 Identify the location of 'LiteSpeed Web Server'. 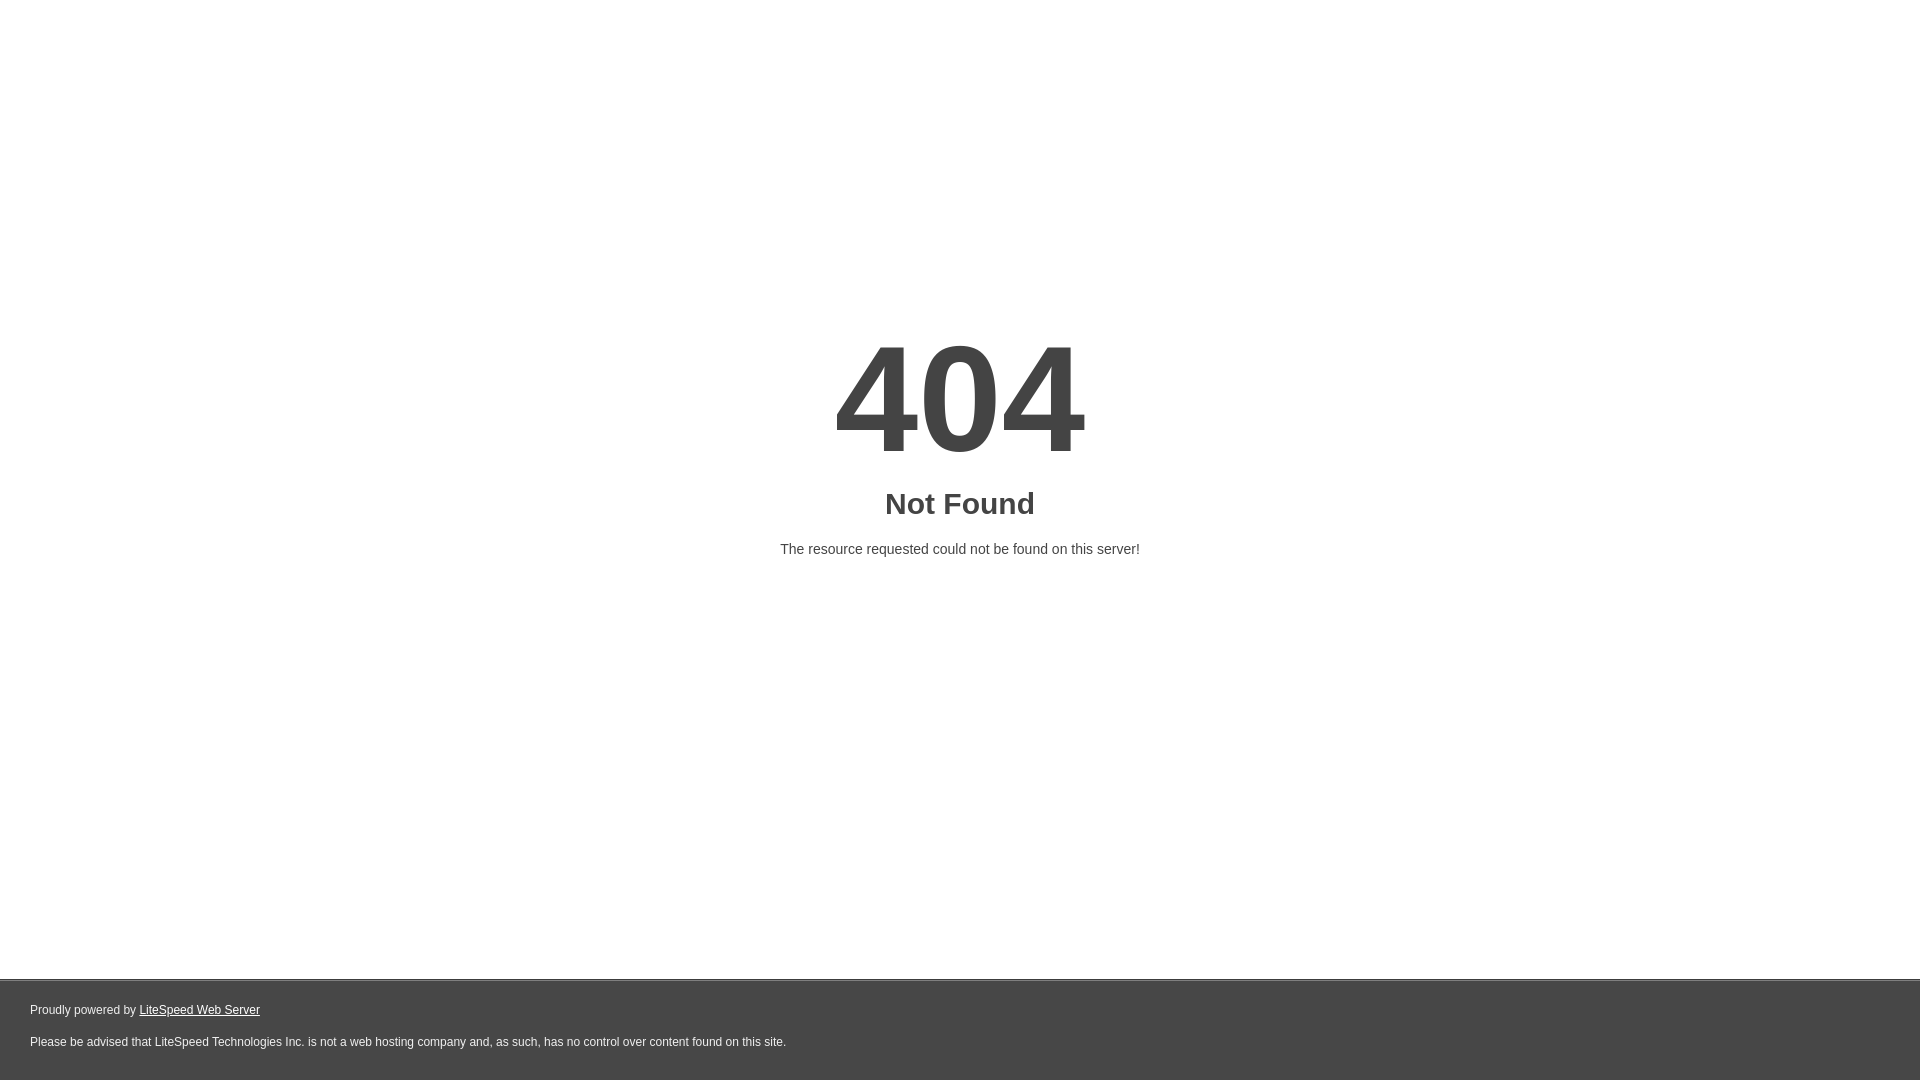
(199, 1010).